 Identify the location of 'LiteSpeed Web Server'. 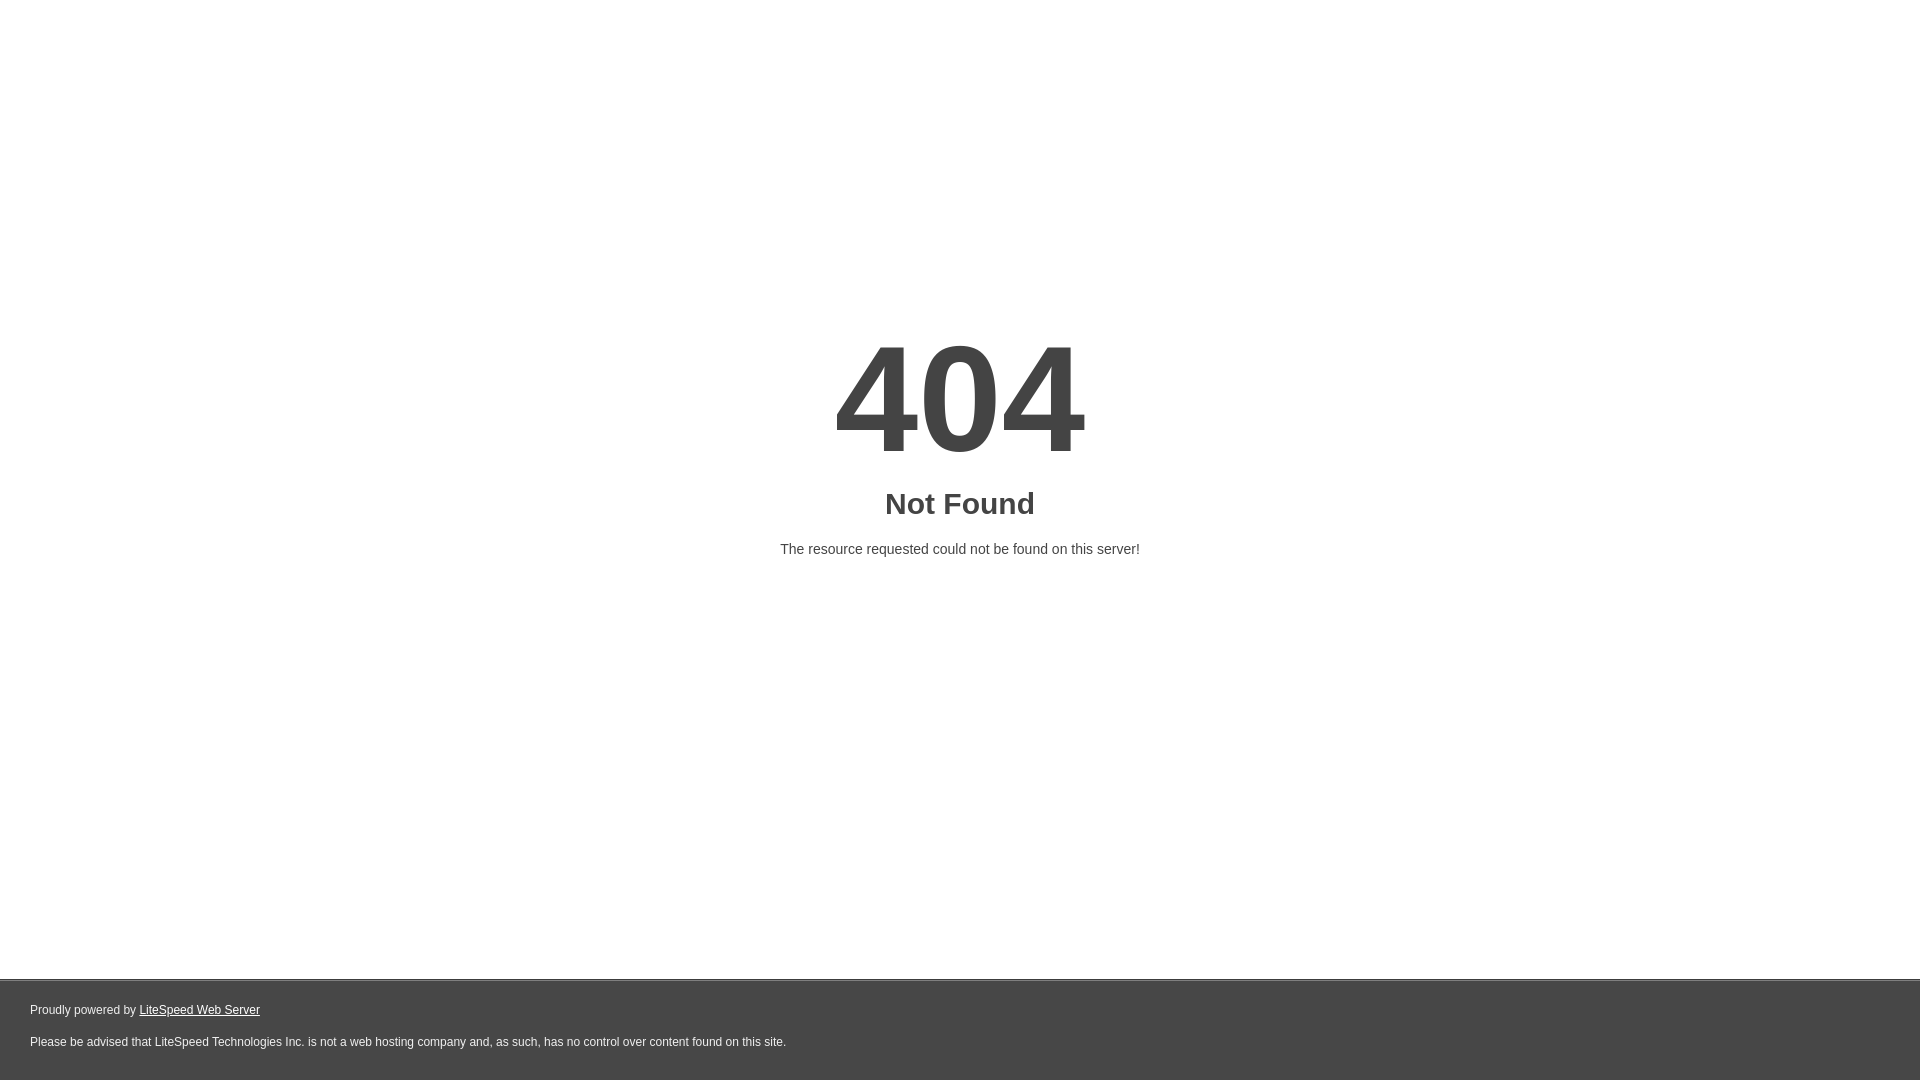
(199, 1010).